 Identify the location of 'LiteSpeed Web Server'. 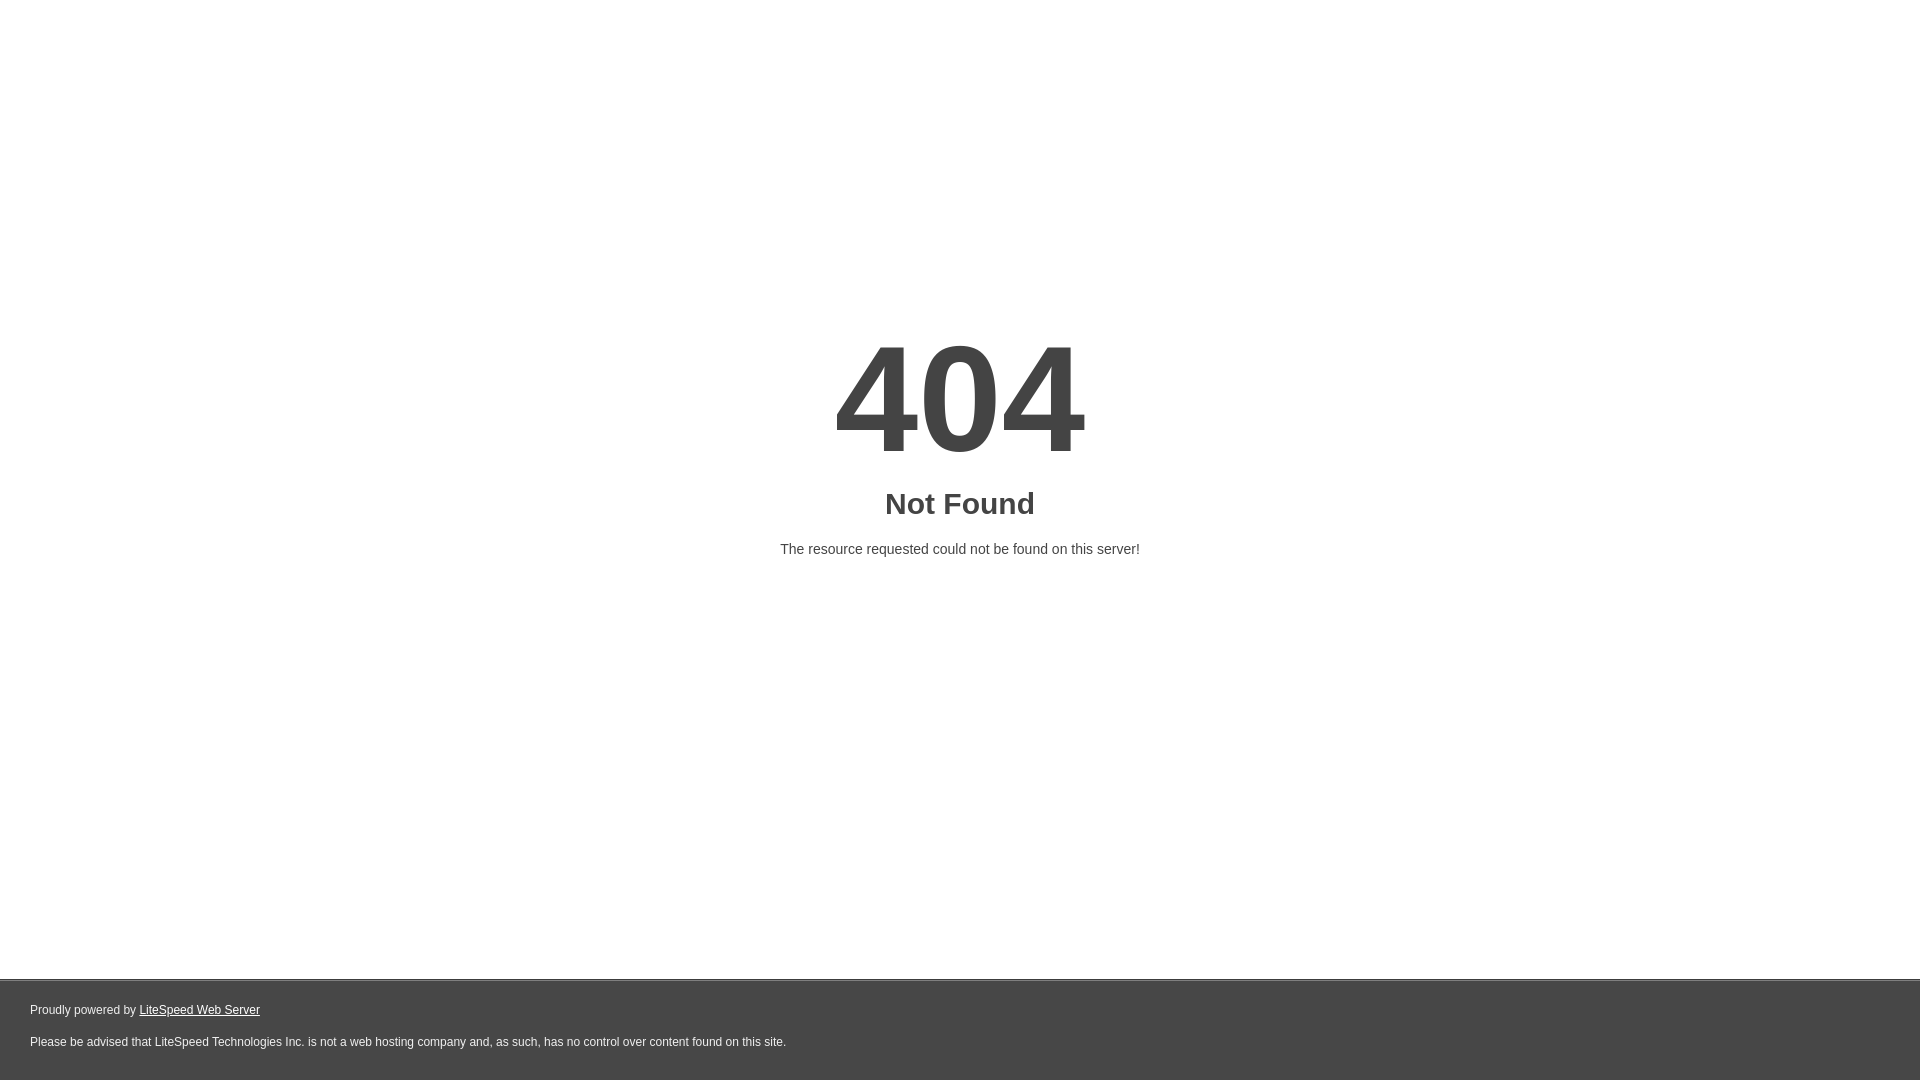
(199, 1010).